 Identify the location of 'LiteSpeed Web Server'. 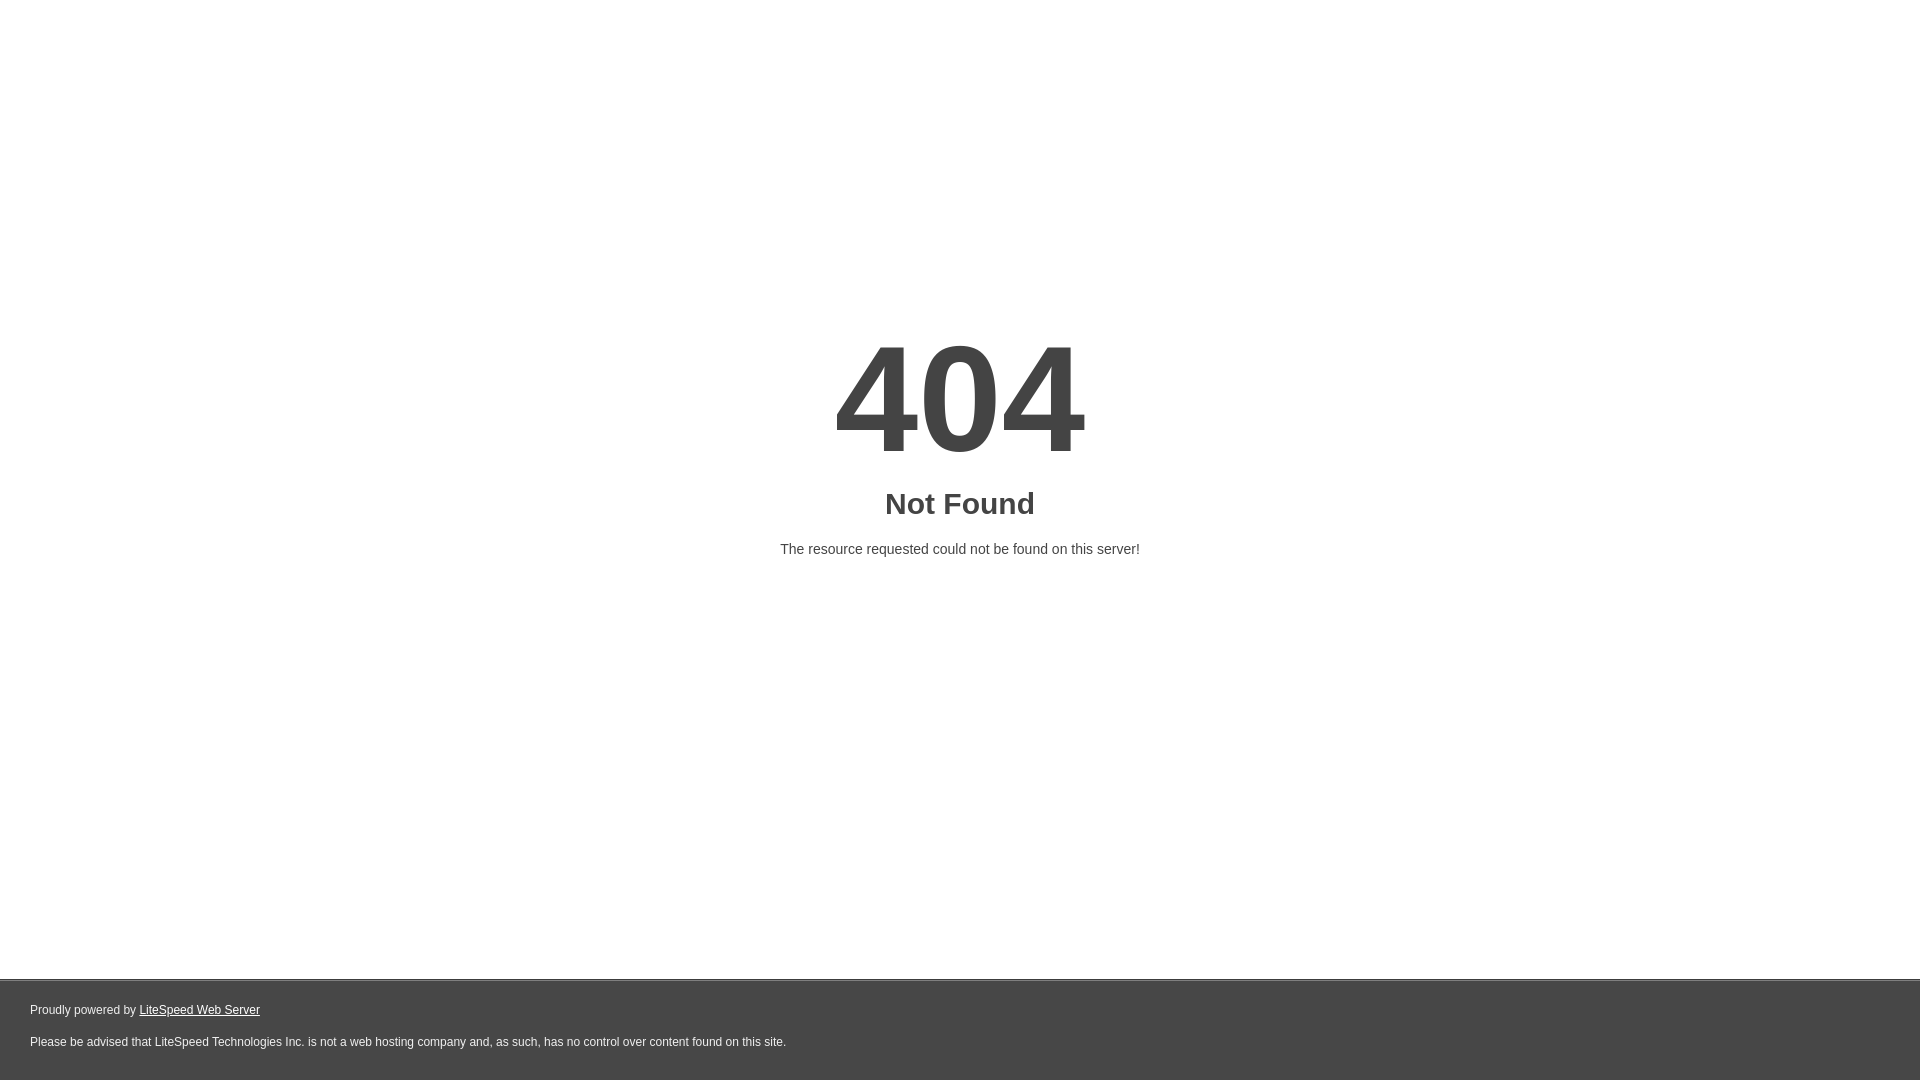
(199, 1010).